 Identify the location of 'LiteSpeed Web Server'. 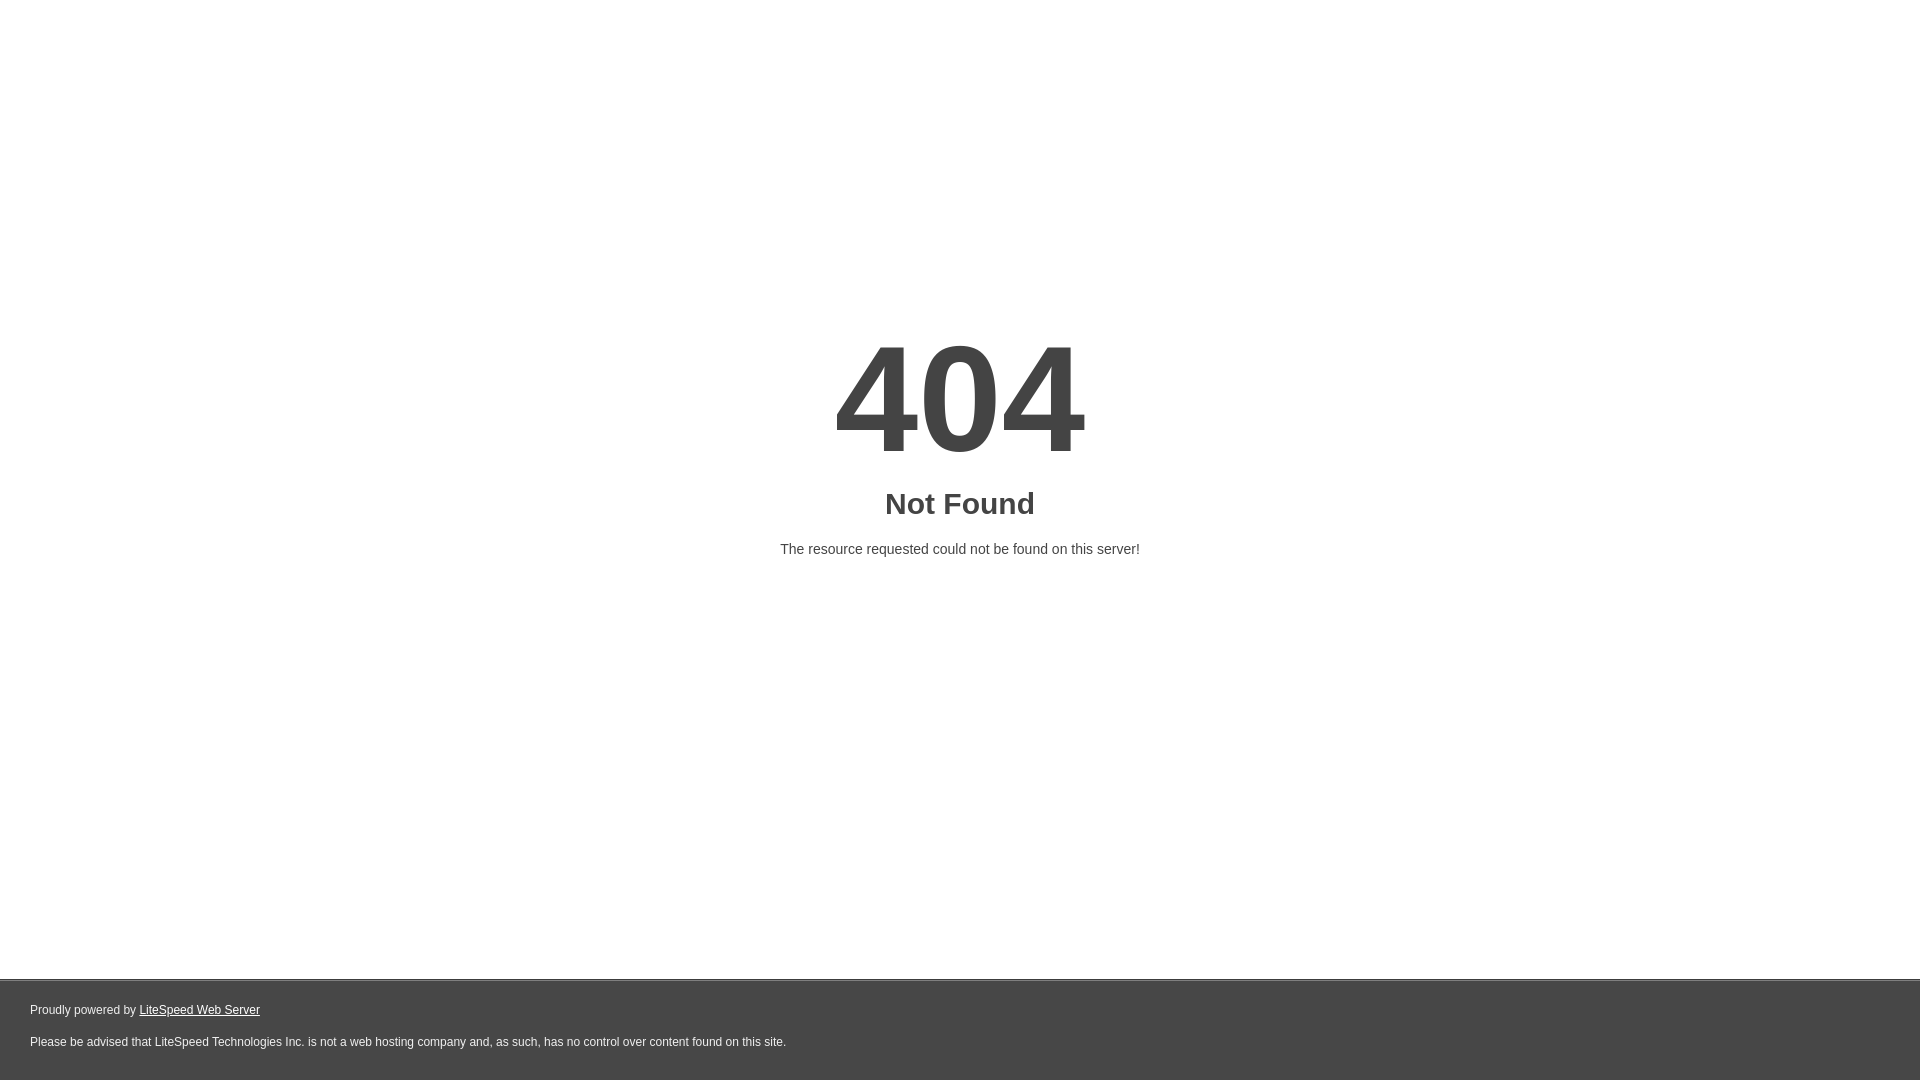
(199, 1010).